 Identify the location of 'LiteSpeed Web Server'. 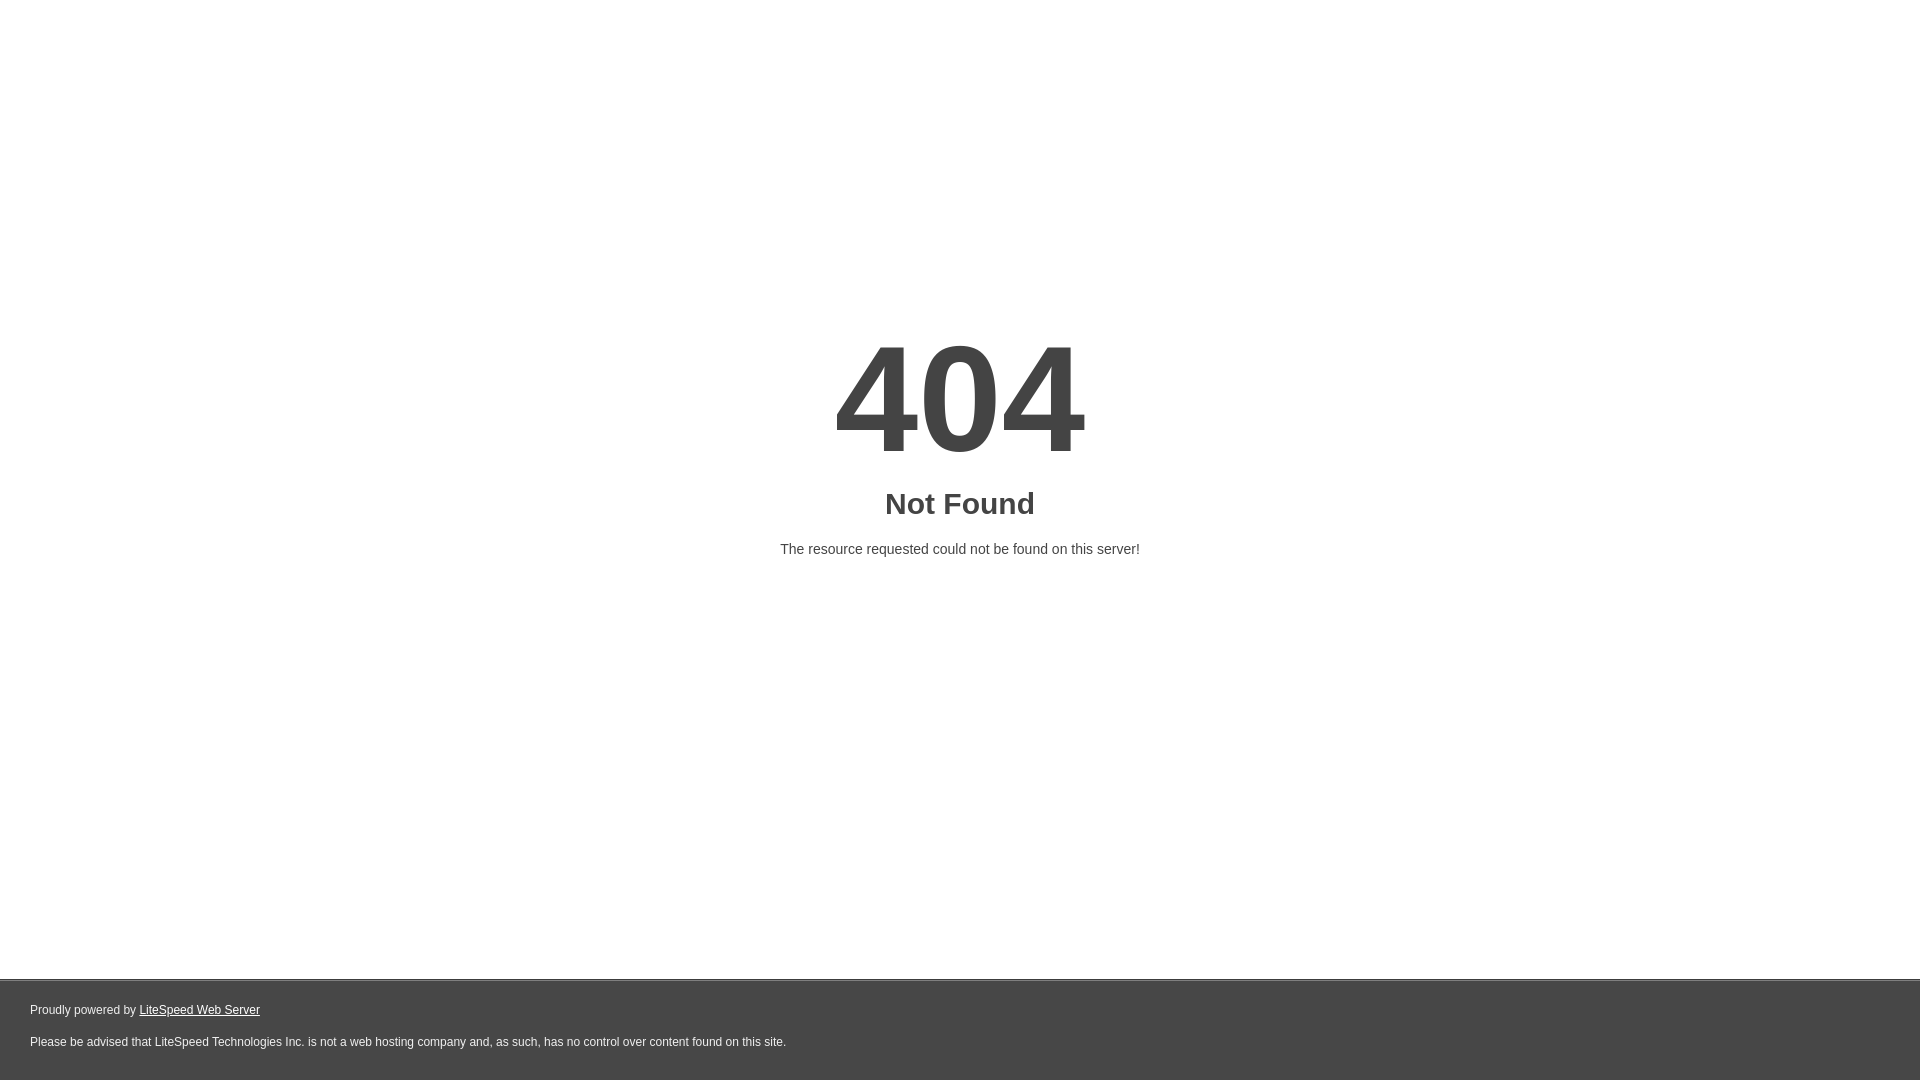
(199, 1010).